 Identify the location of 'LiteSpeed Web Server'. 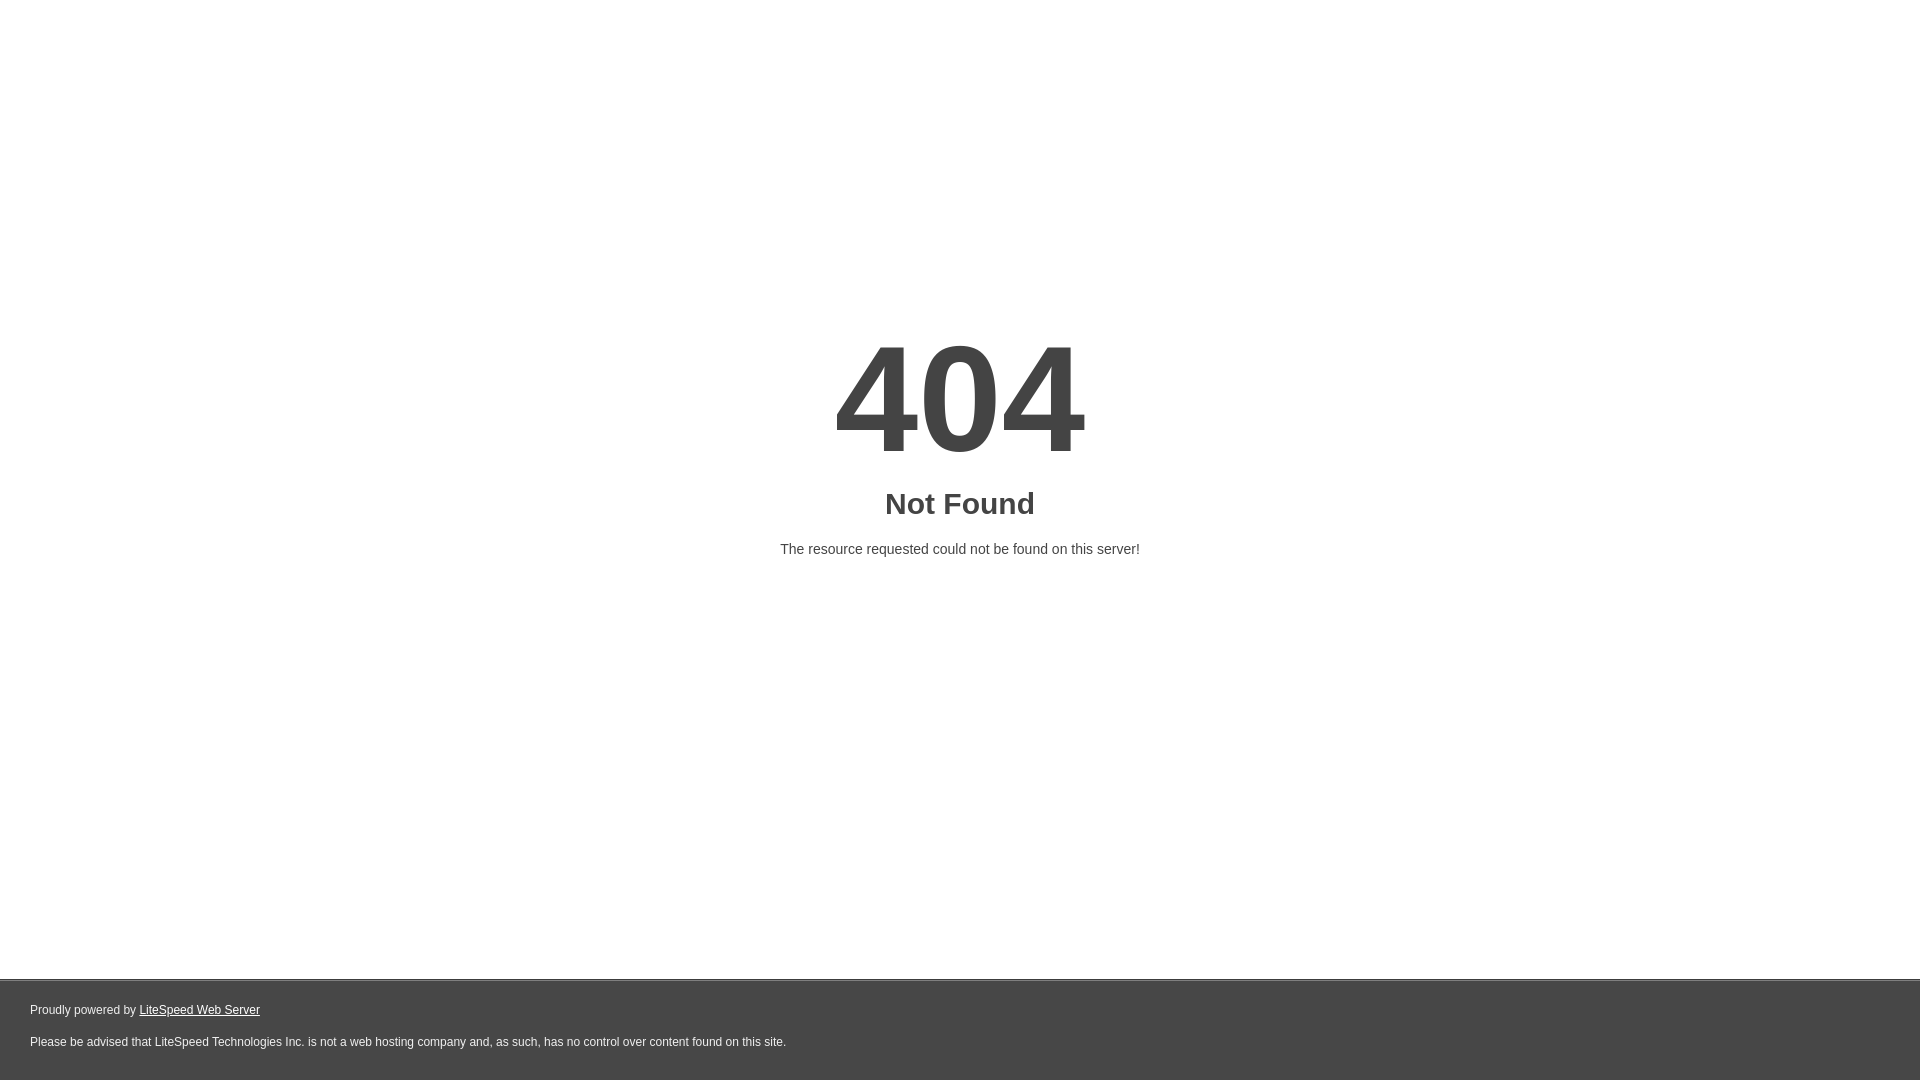
(199, 1010).